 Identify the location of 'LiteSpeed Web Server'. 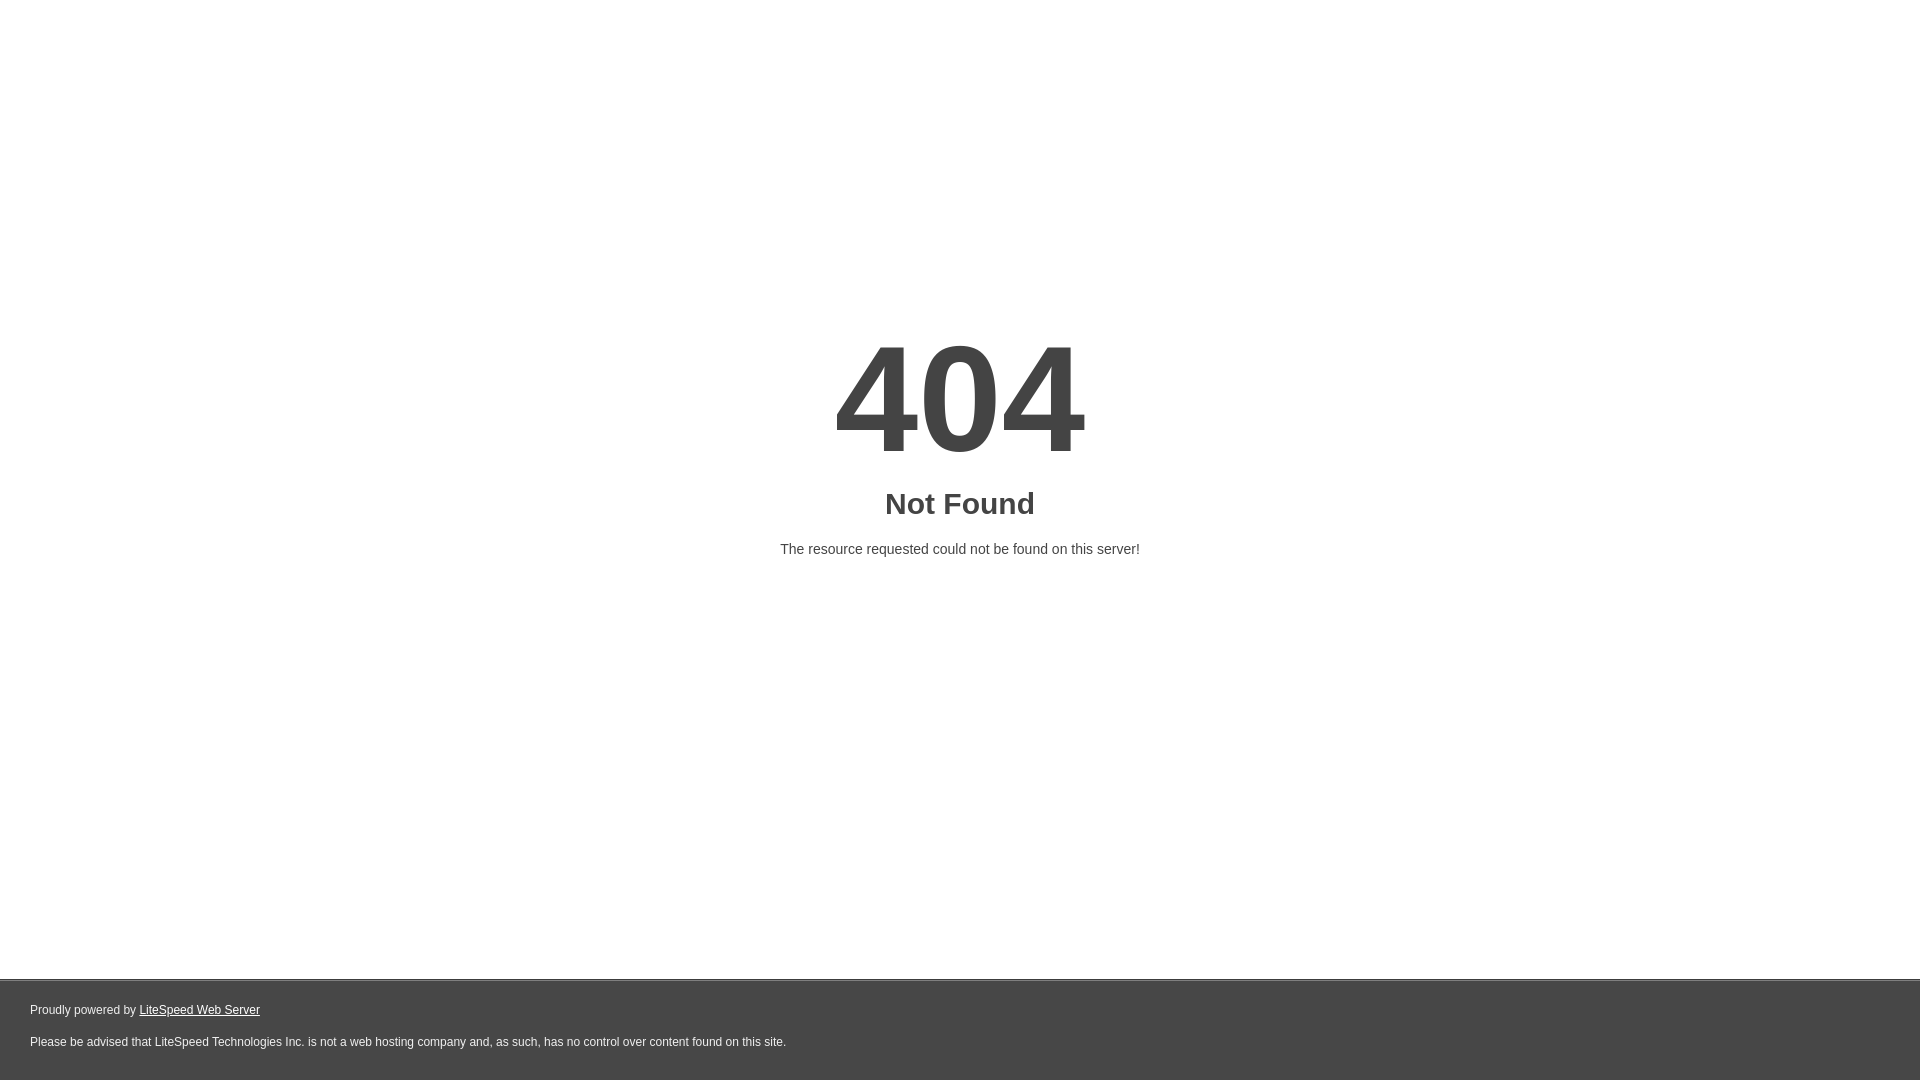
(199, 1010).